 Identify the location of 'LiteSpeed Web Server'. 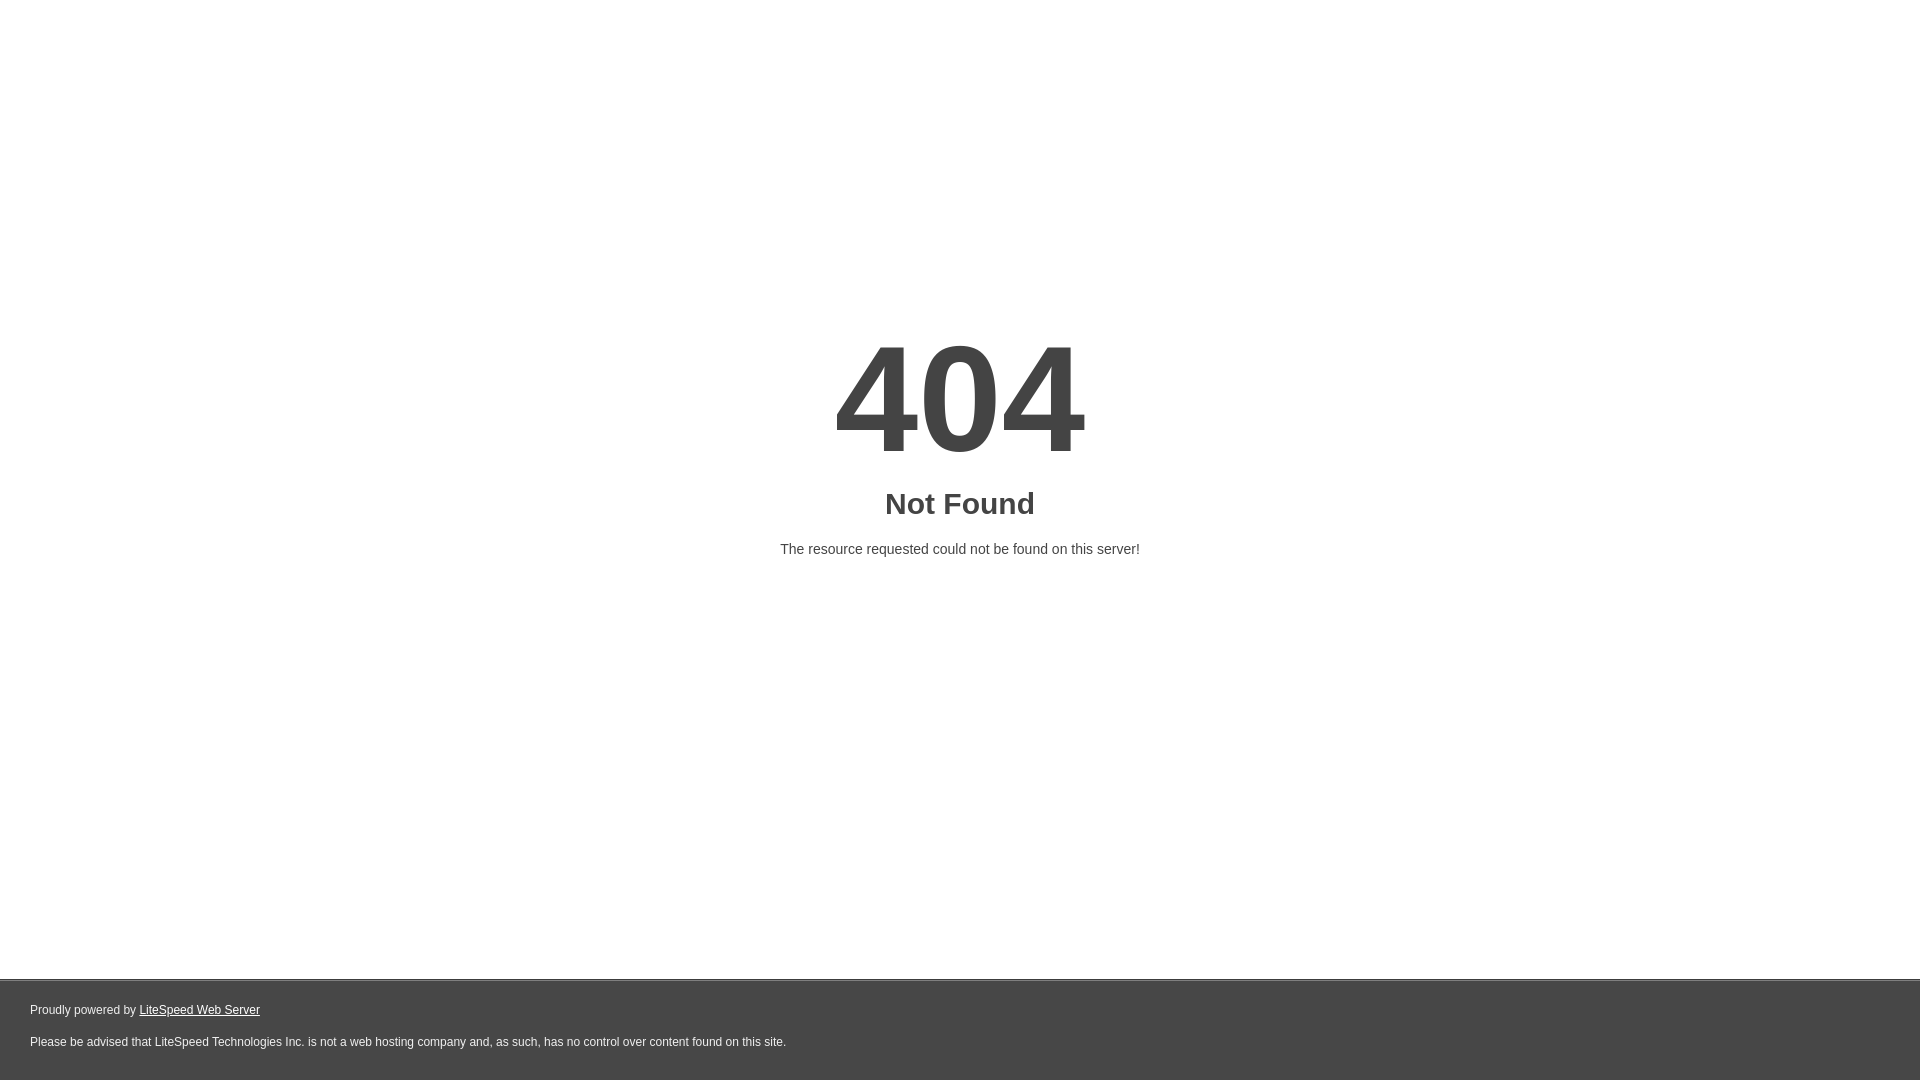
(199, 1010).